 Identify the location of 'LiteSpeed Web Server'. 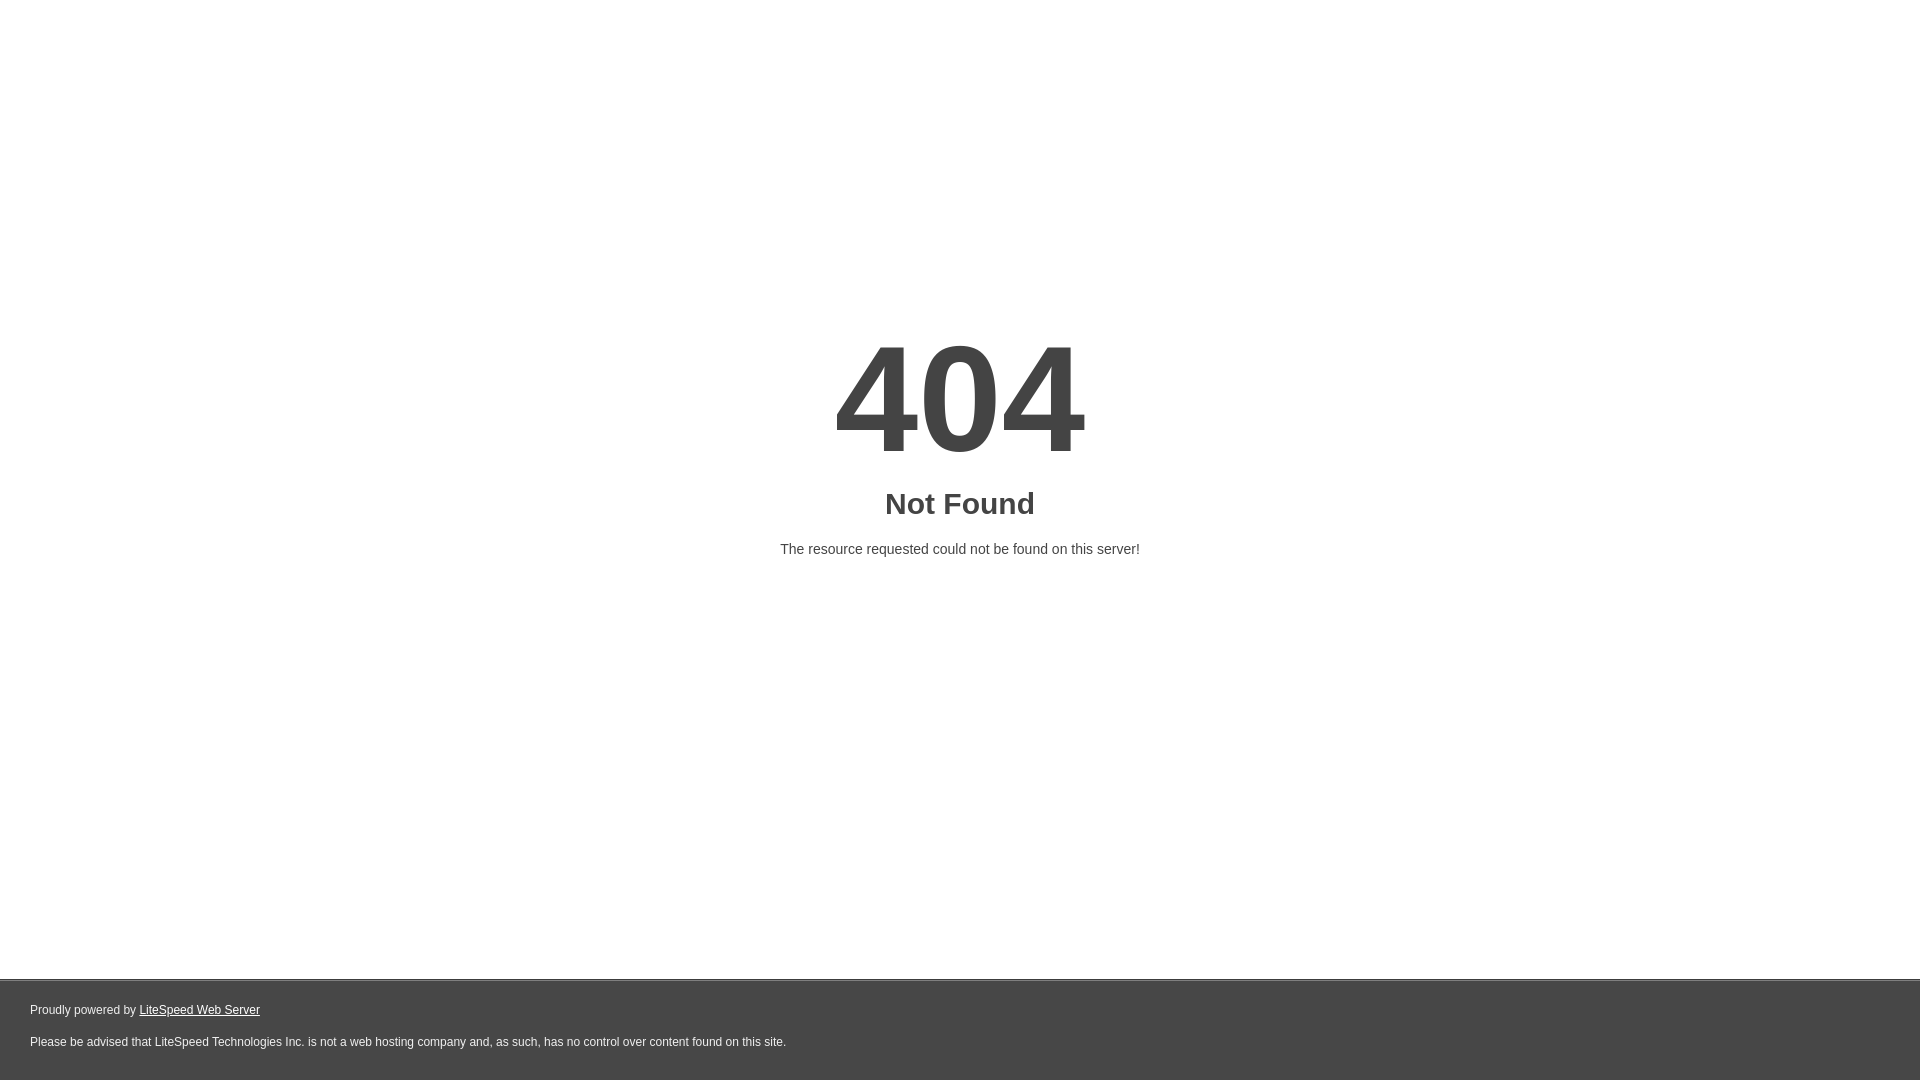
(199, 1010).